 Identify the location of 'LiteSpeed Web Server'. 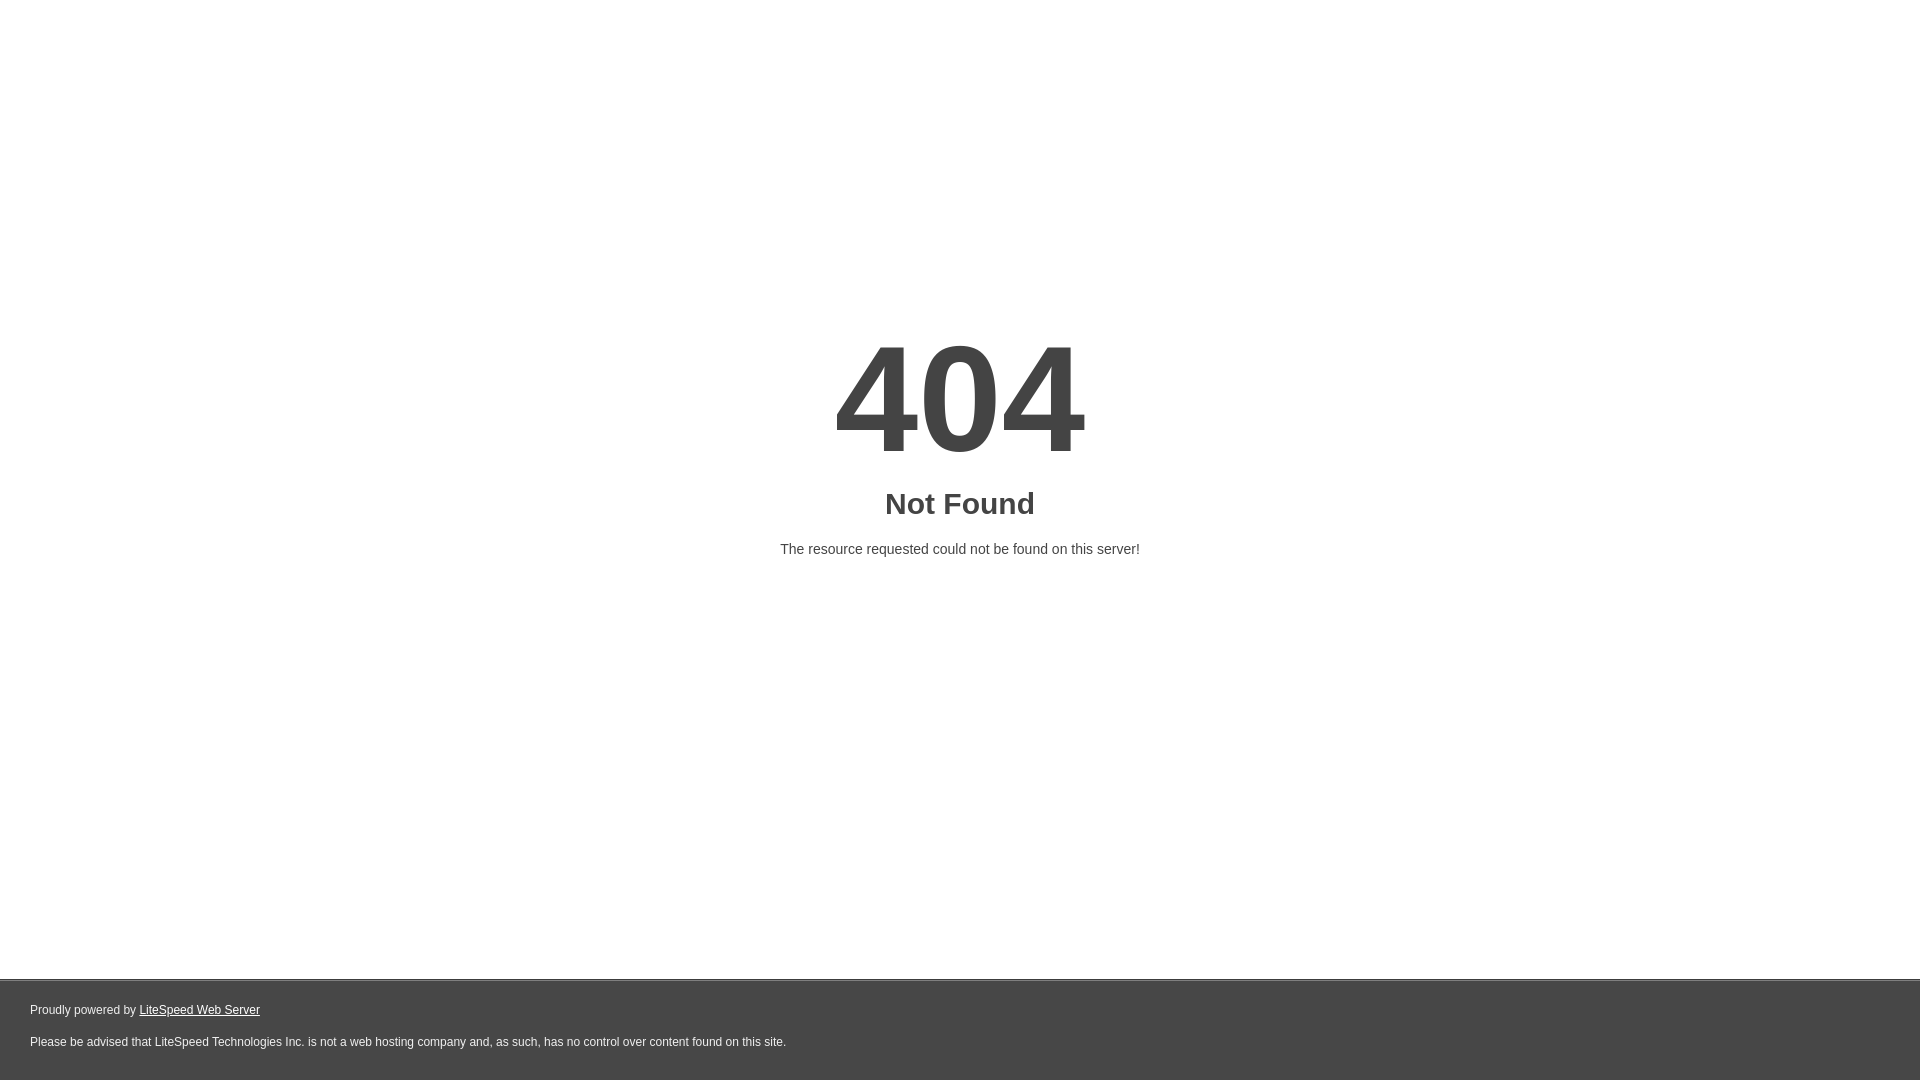
(199, 1010).